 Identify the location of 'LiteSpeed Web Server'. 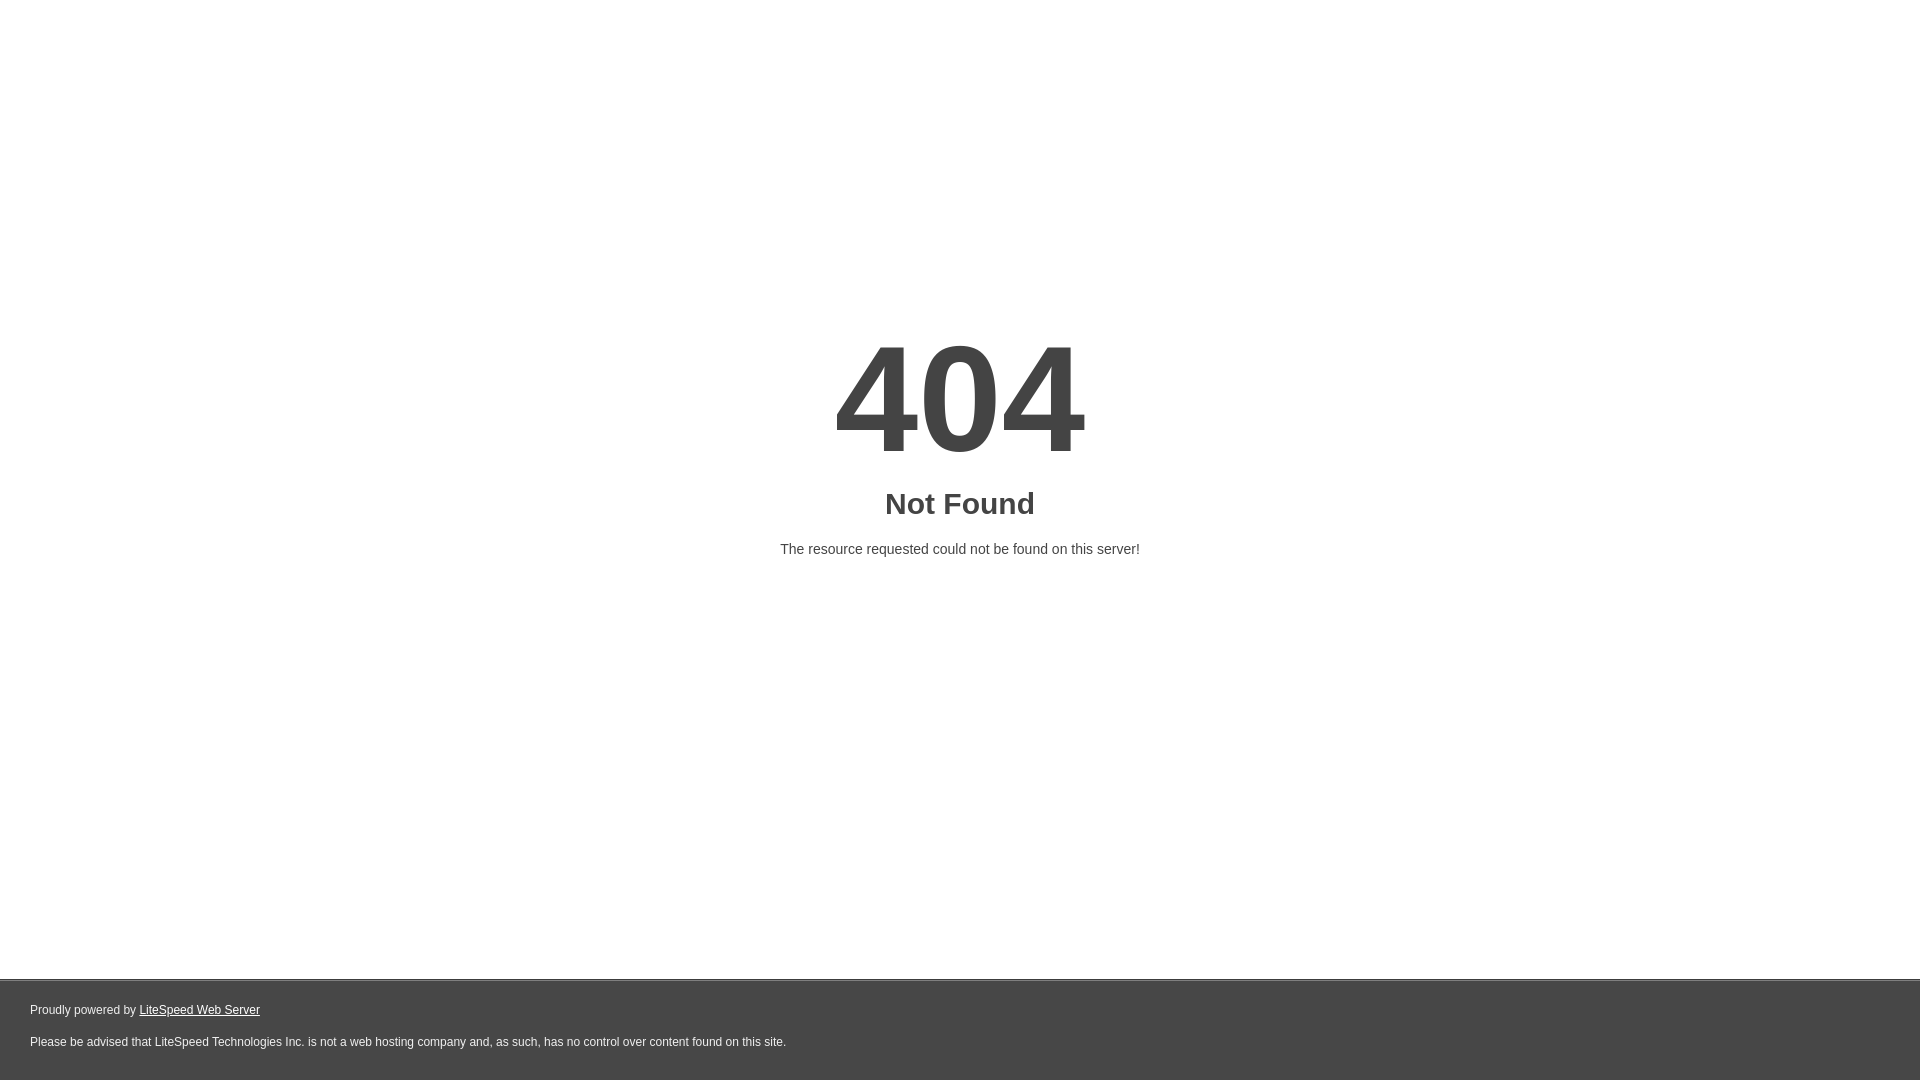
(199, 1010).